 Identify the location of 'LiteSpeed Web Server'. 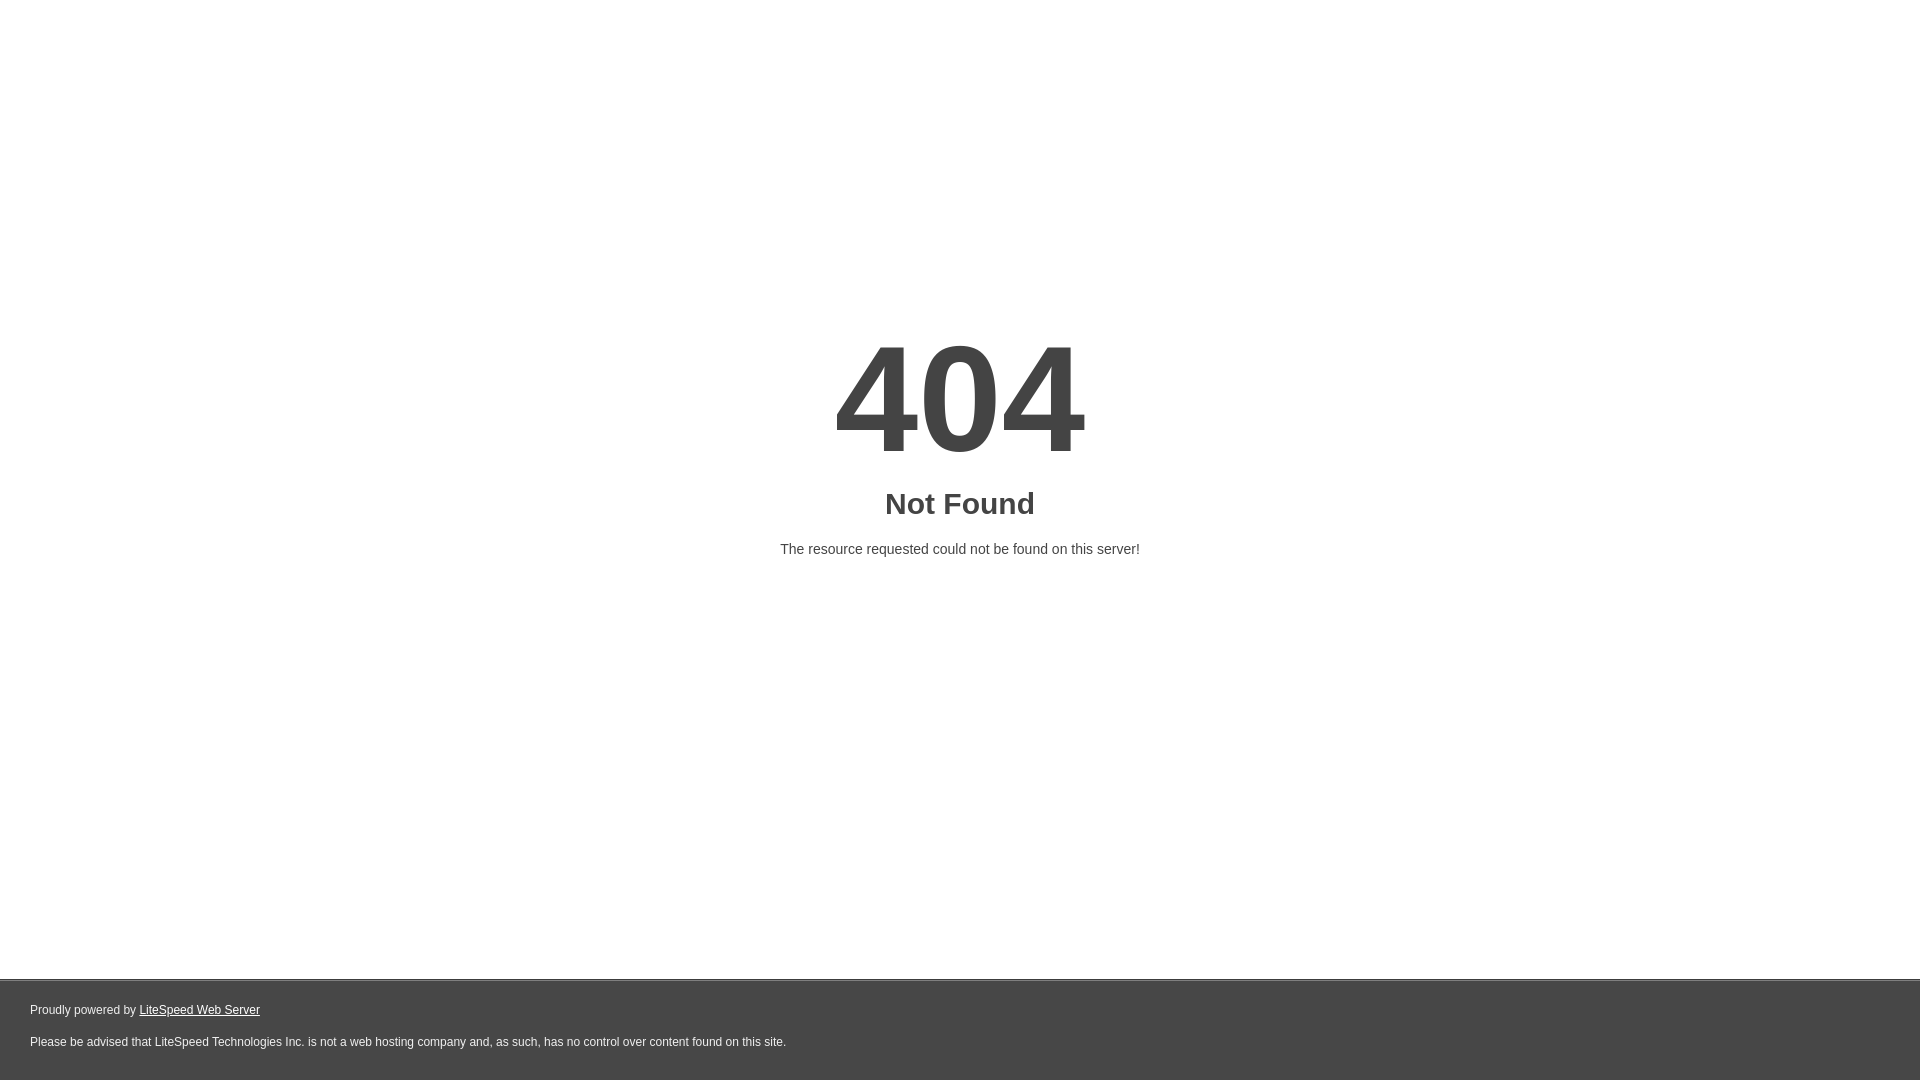
(199, 1010).